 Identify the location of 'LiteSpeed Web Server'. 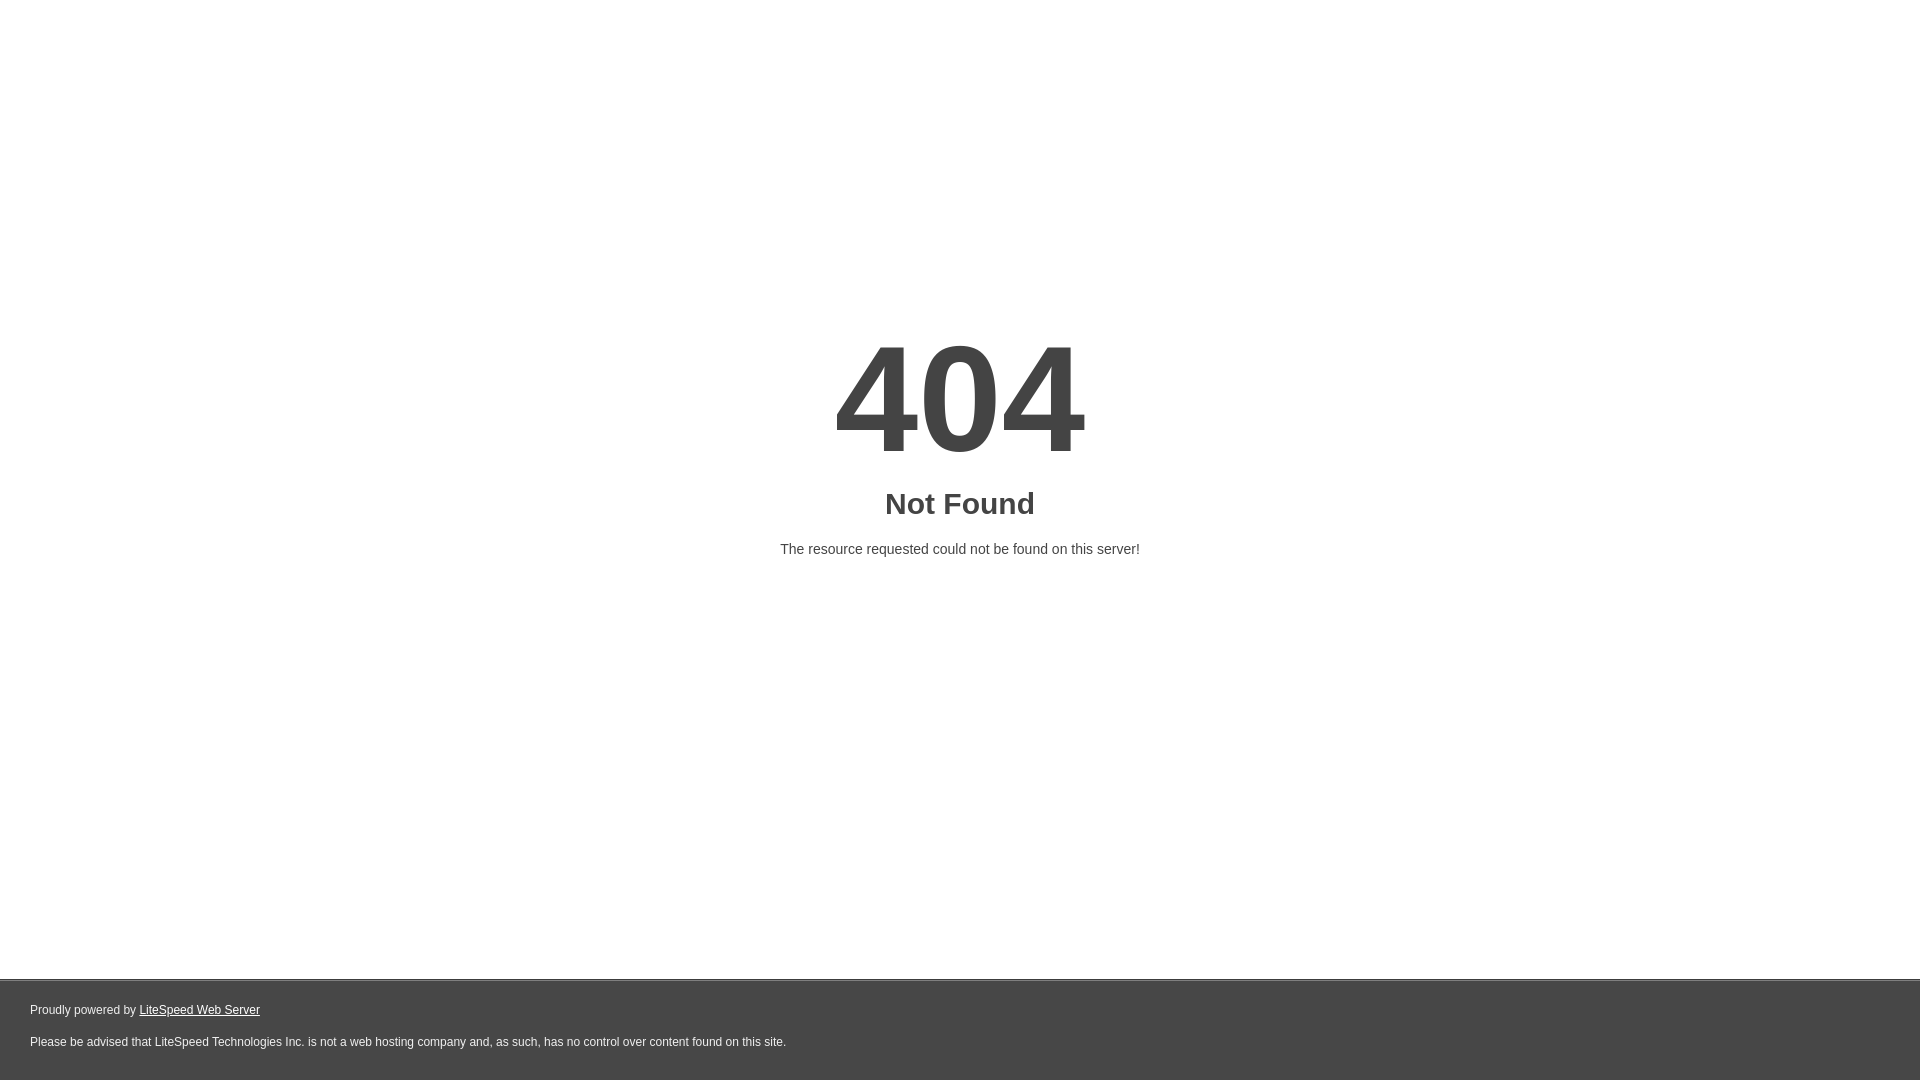
(199, 1010).